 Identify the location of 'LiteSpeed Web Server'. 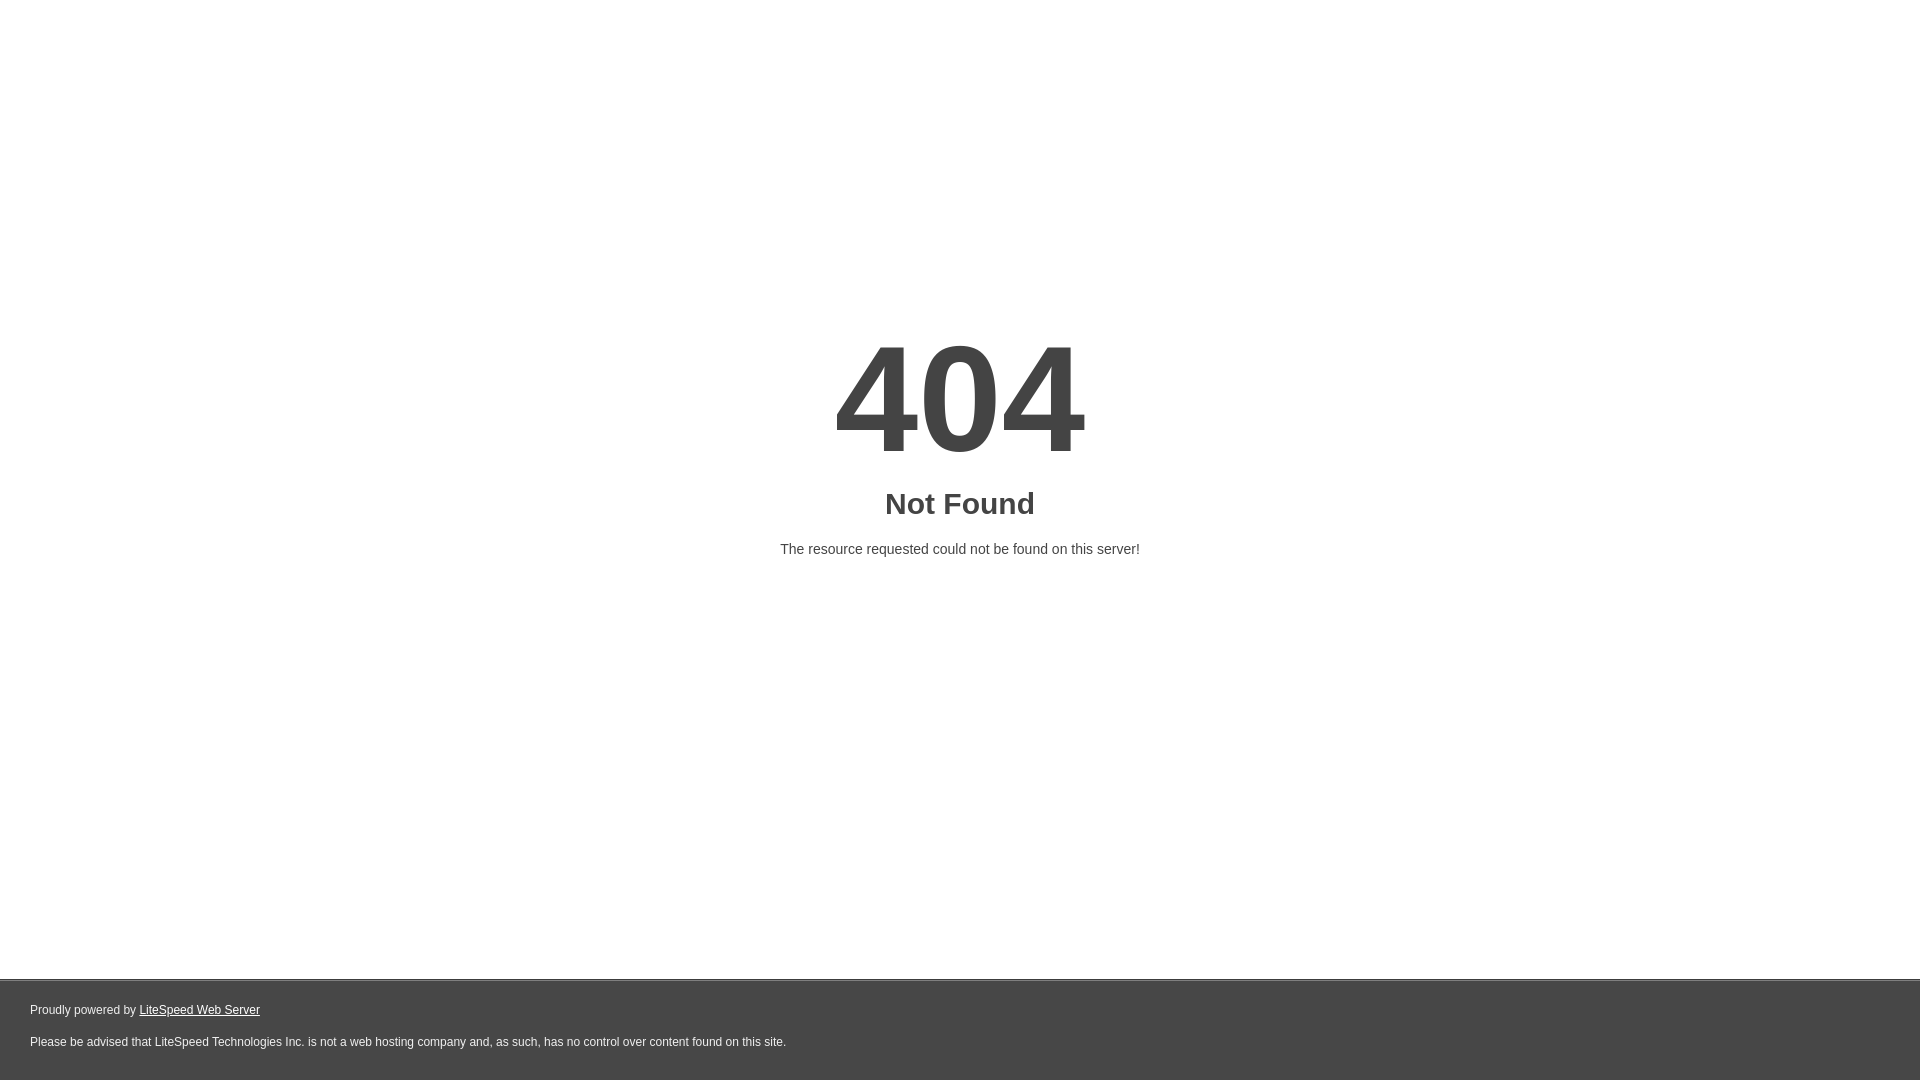
(199, 1010).